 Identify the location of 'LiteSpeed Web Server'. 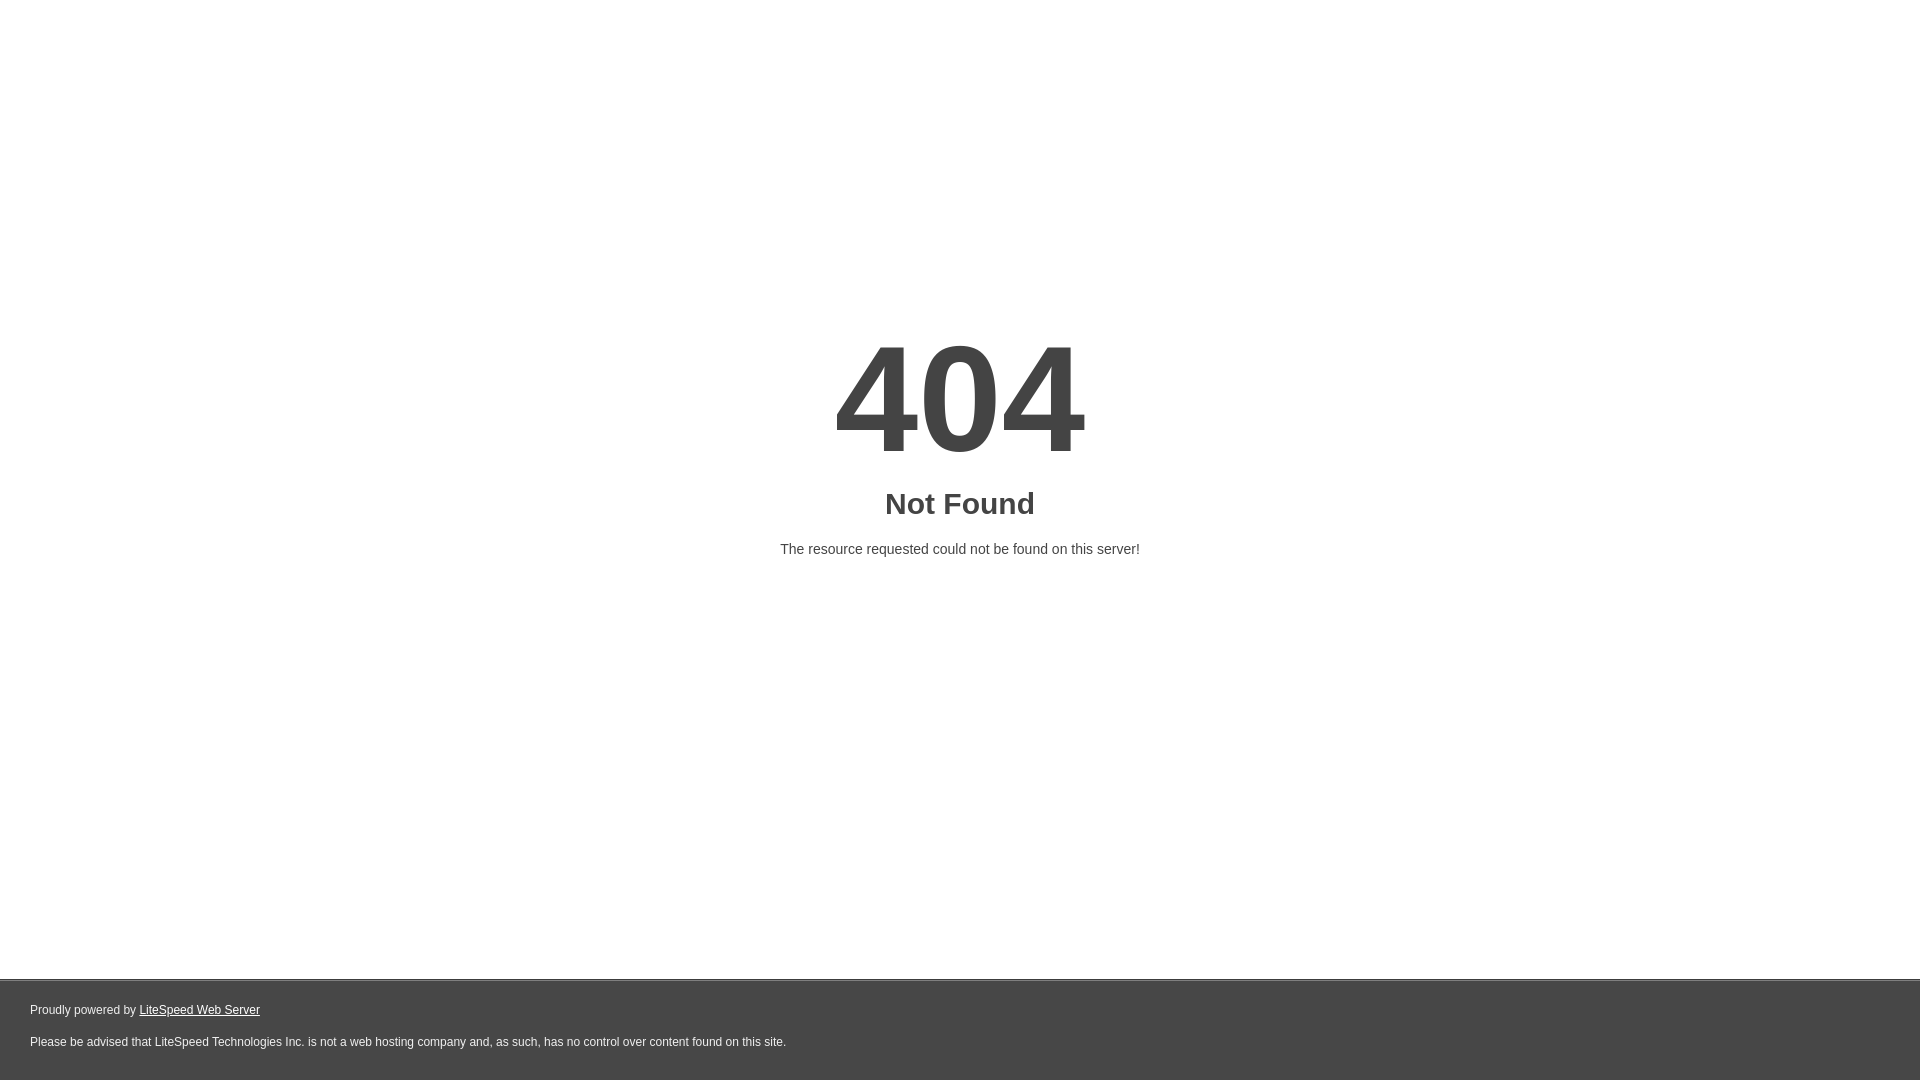
(199, 1010).